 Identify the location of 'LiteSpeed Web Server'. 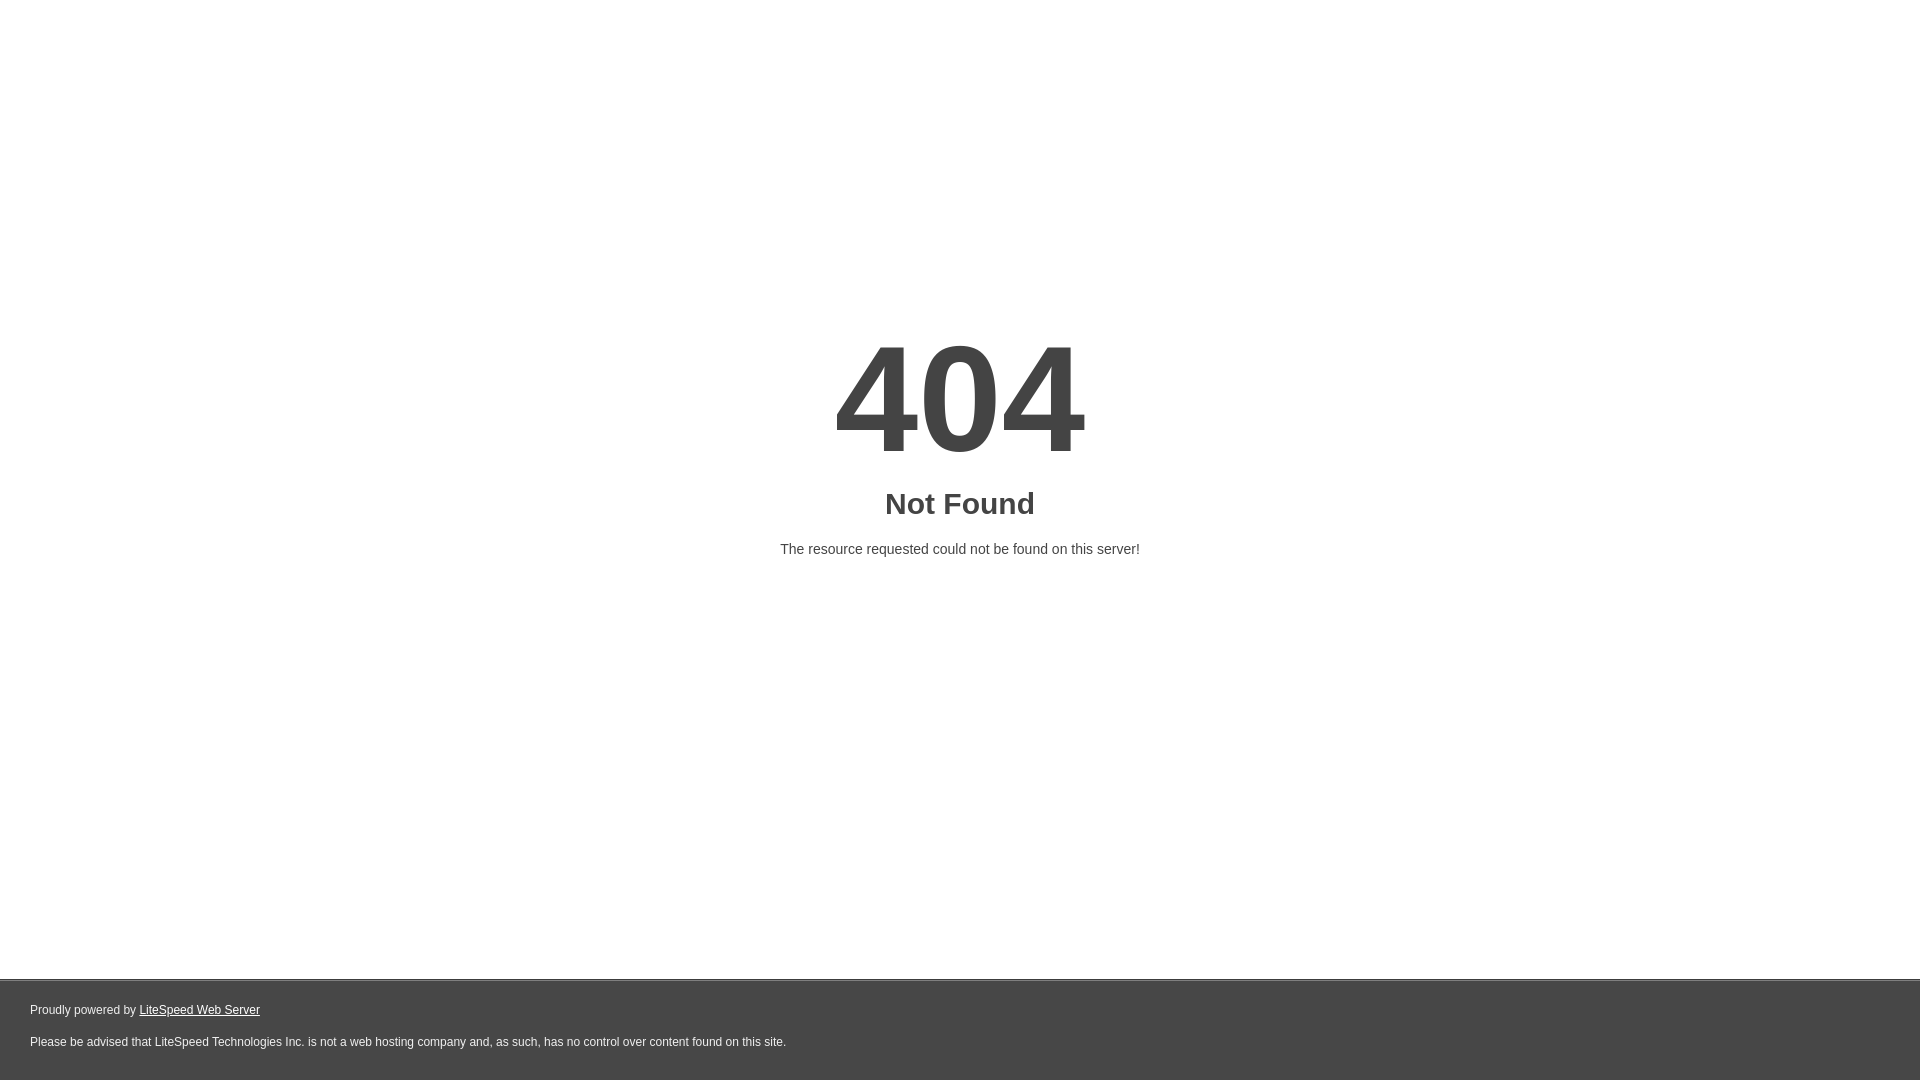
(199, 1010).